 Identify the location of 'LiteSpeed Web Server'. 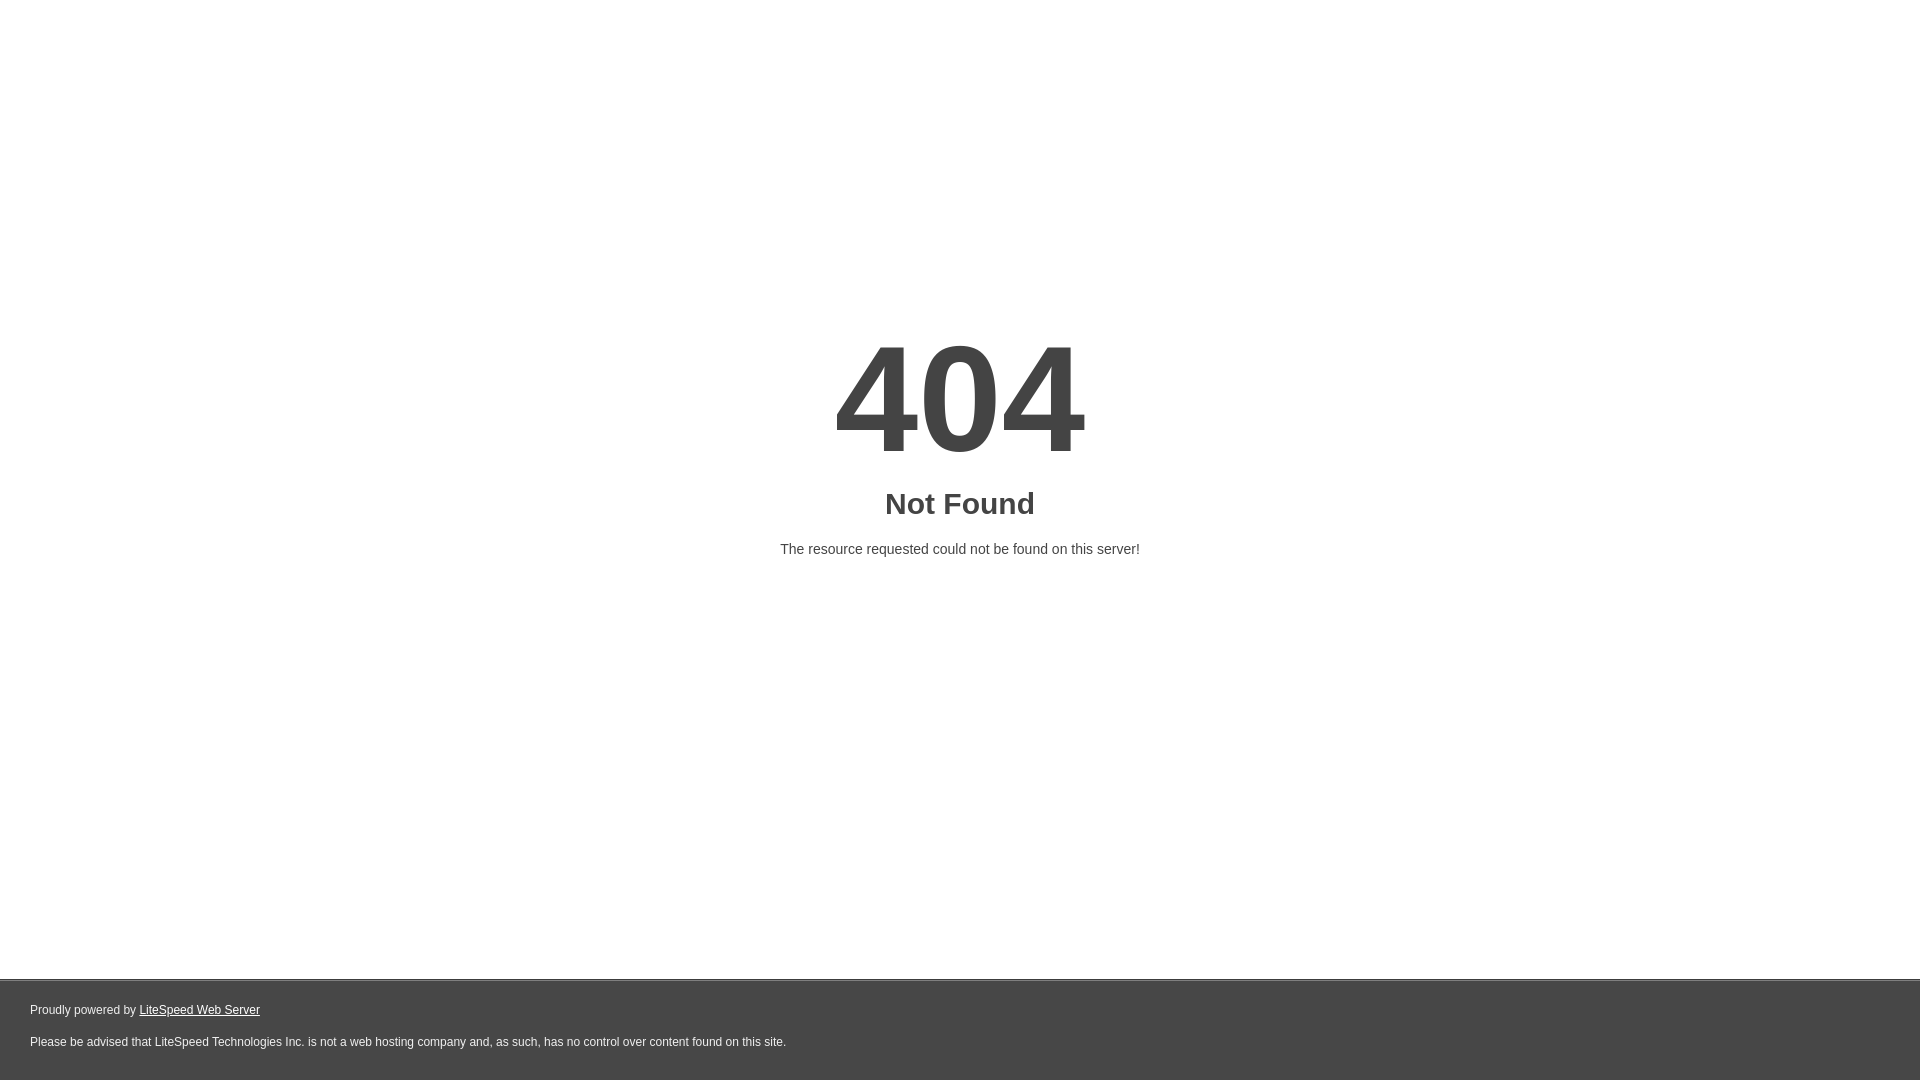
(199, 1010).